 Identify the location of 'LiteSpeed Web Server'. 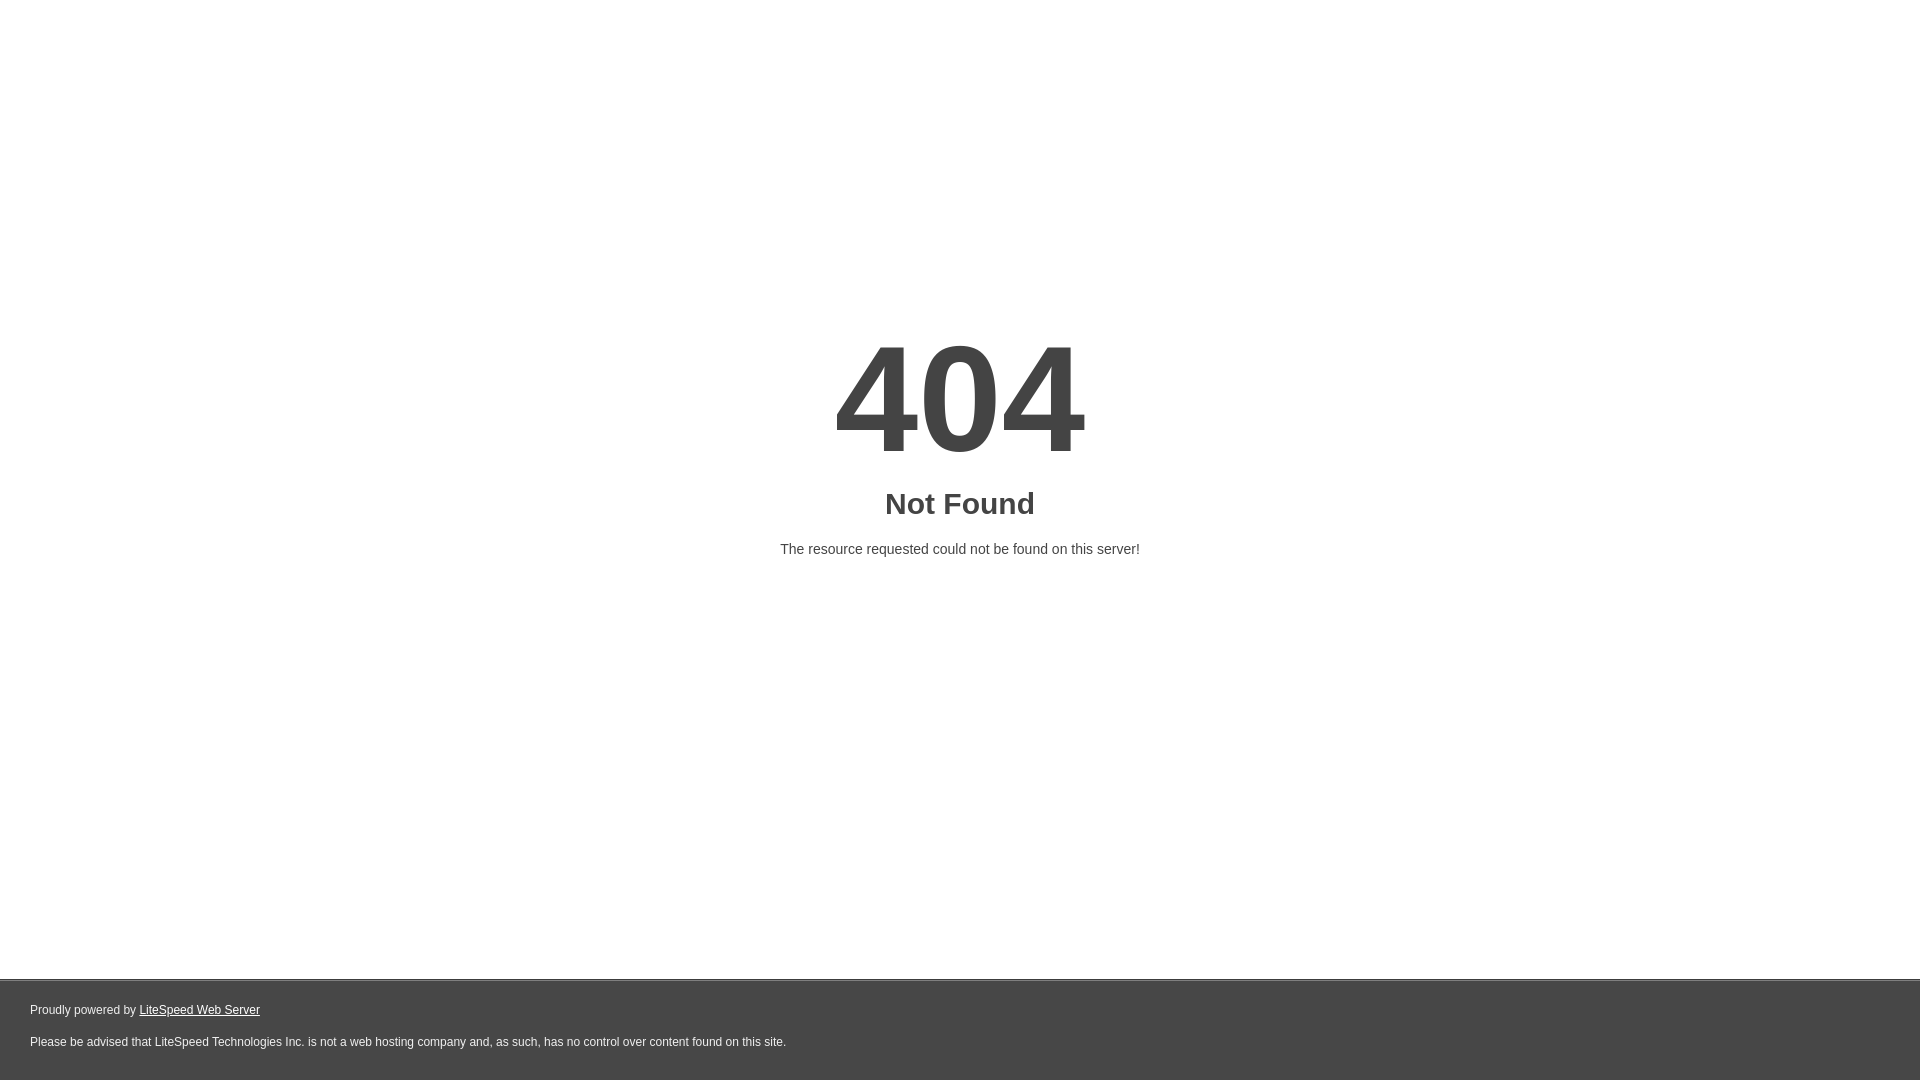
(199, 1010).